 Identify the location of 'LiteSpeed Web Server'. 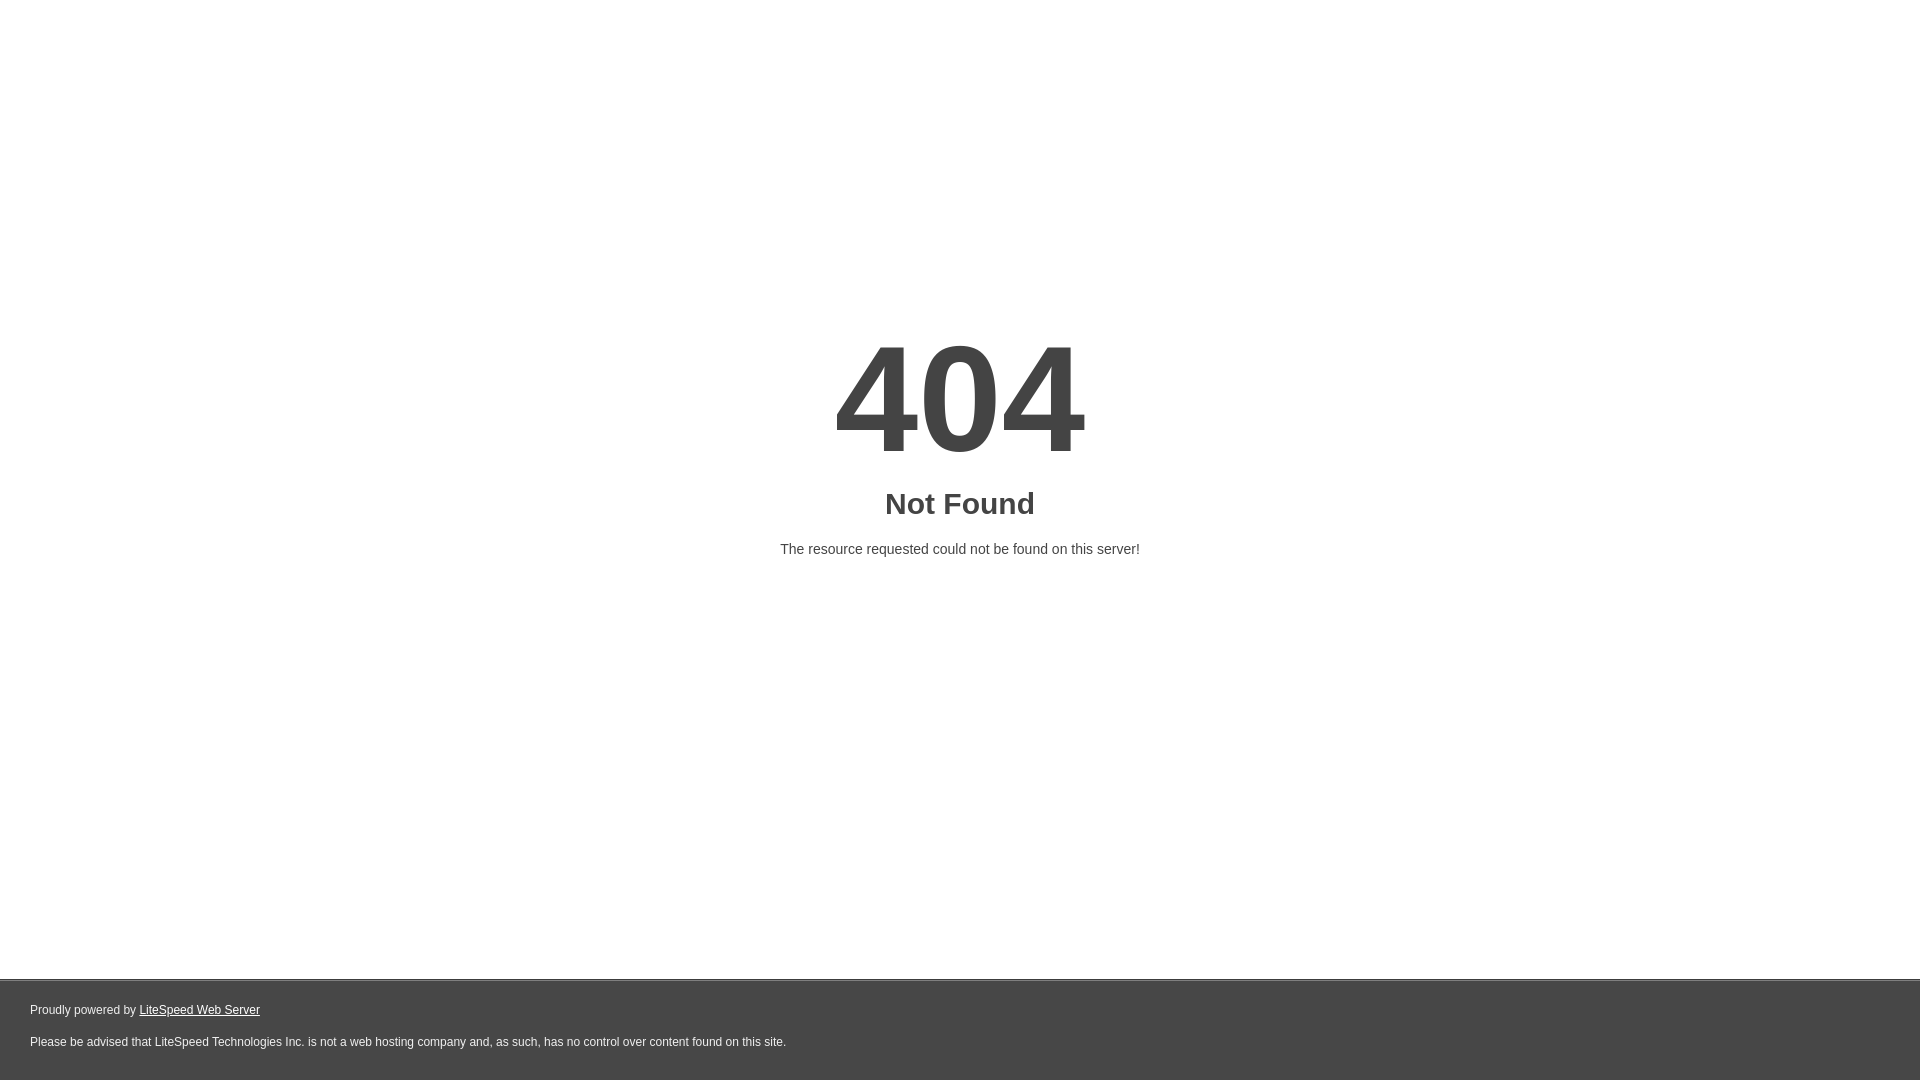
(199, 1010).